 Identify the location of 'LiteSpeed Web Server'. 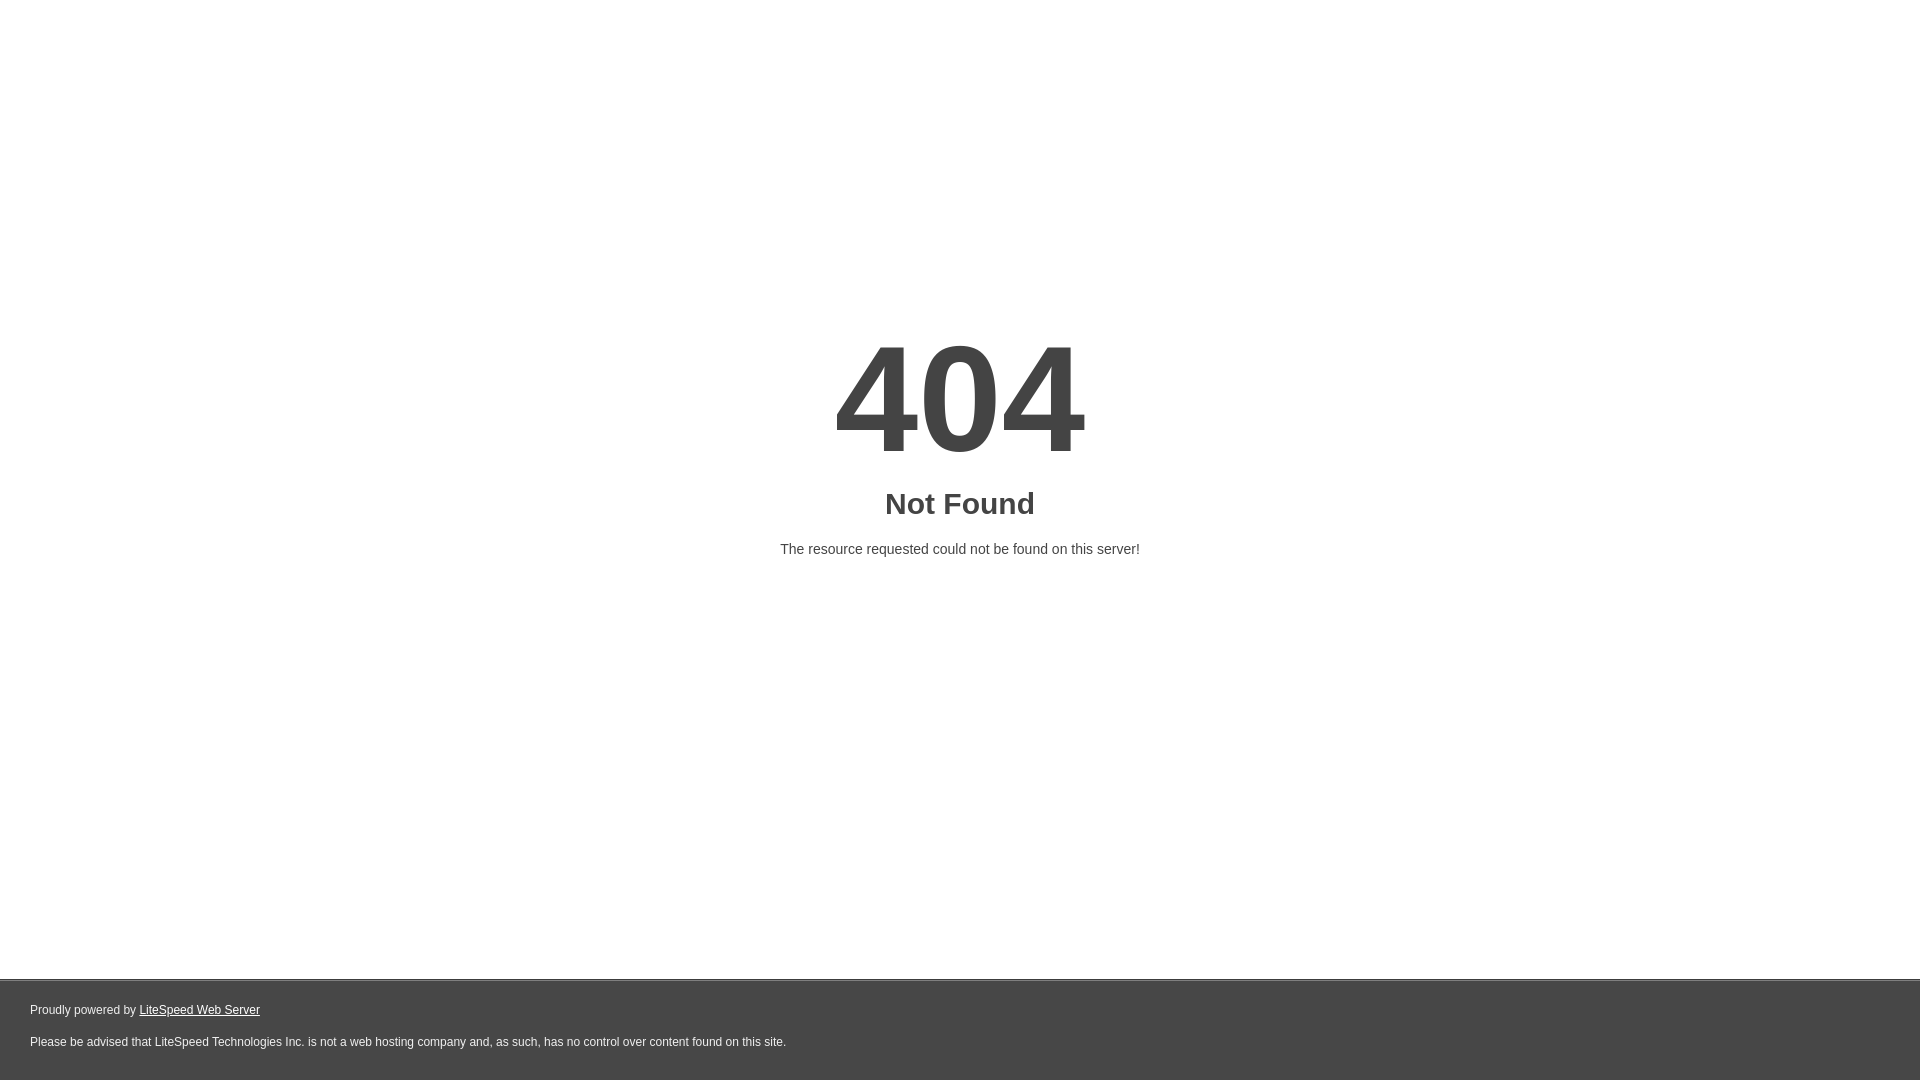
(199, 1010).